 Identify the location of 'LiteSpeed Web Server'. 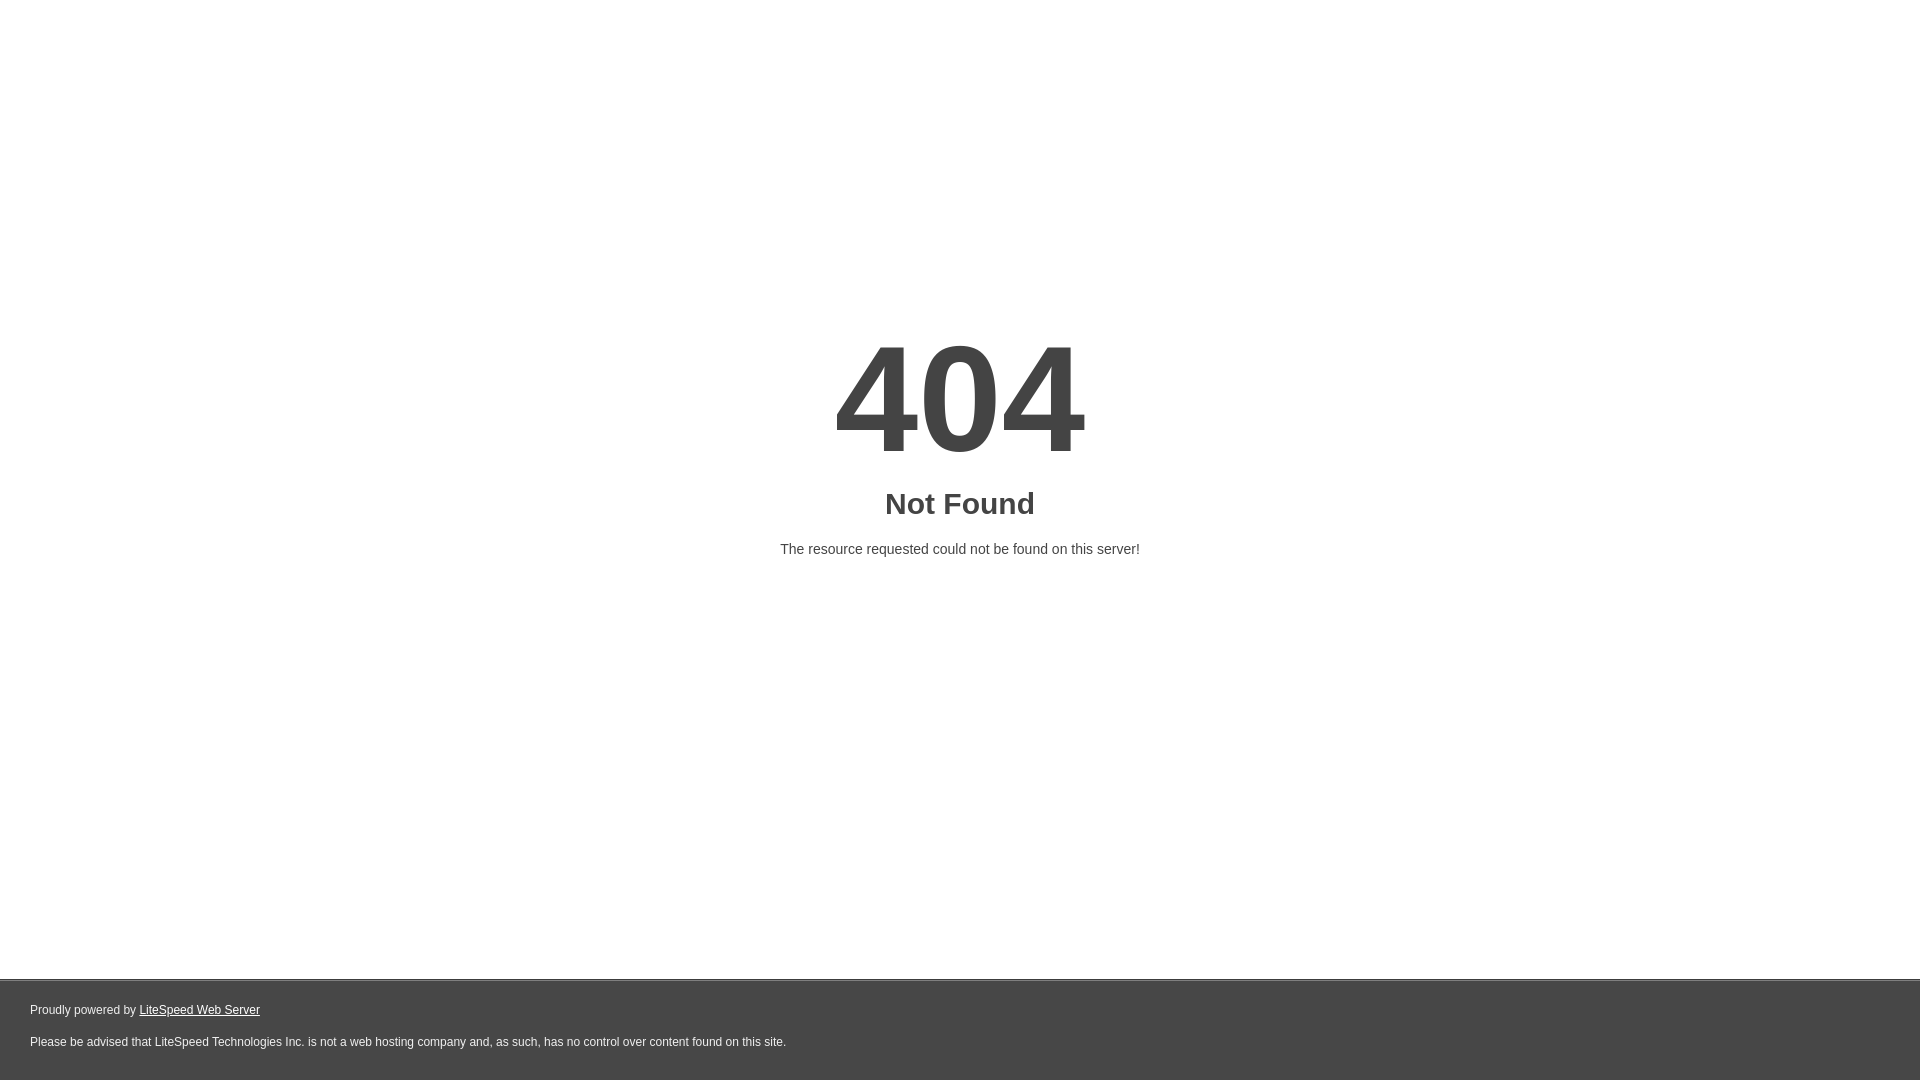
(199, 1010).